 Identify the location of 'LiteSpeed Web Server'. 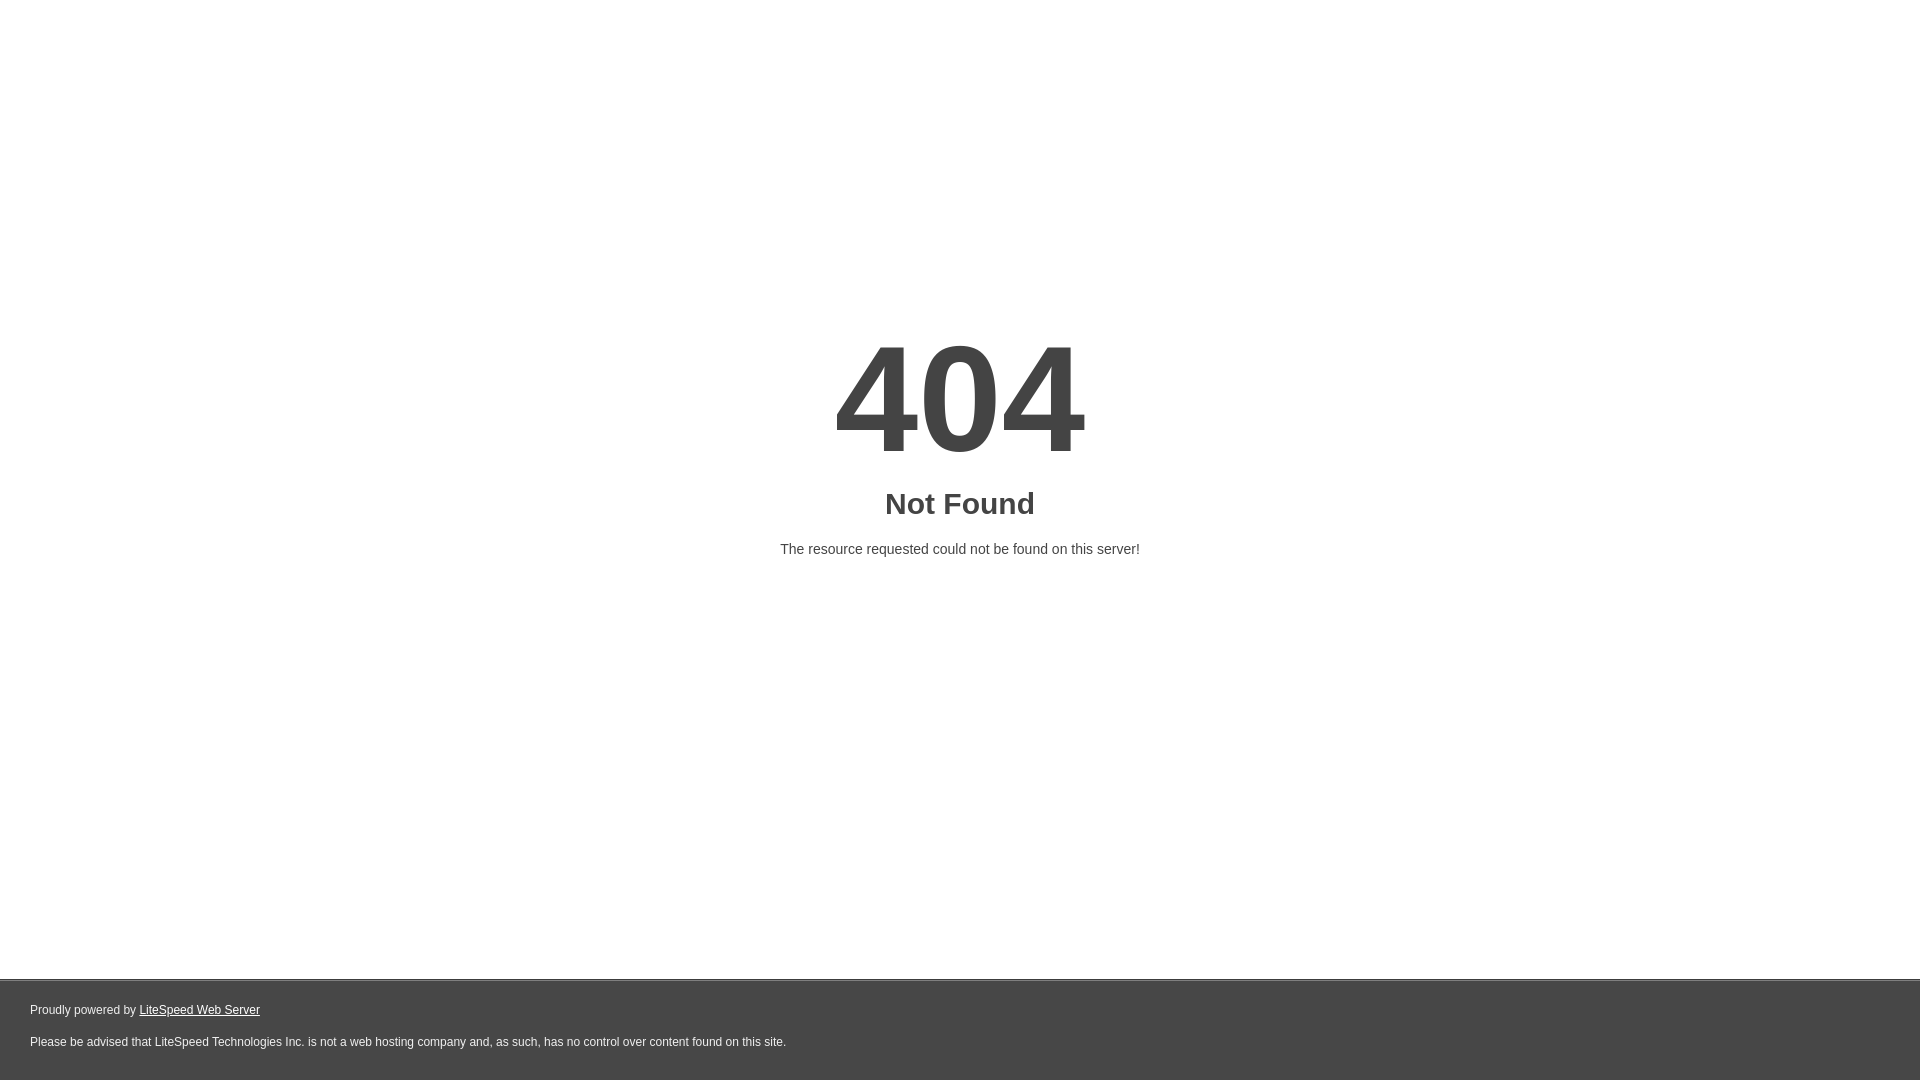
(199, 1010).